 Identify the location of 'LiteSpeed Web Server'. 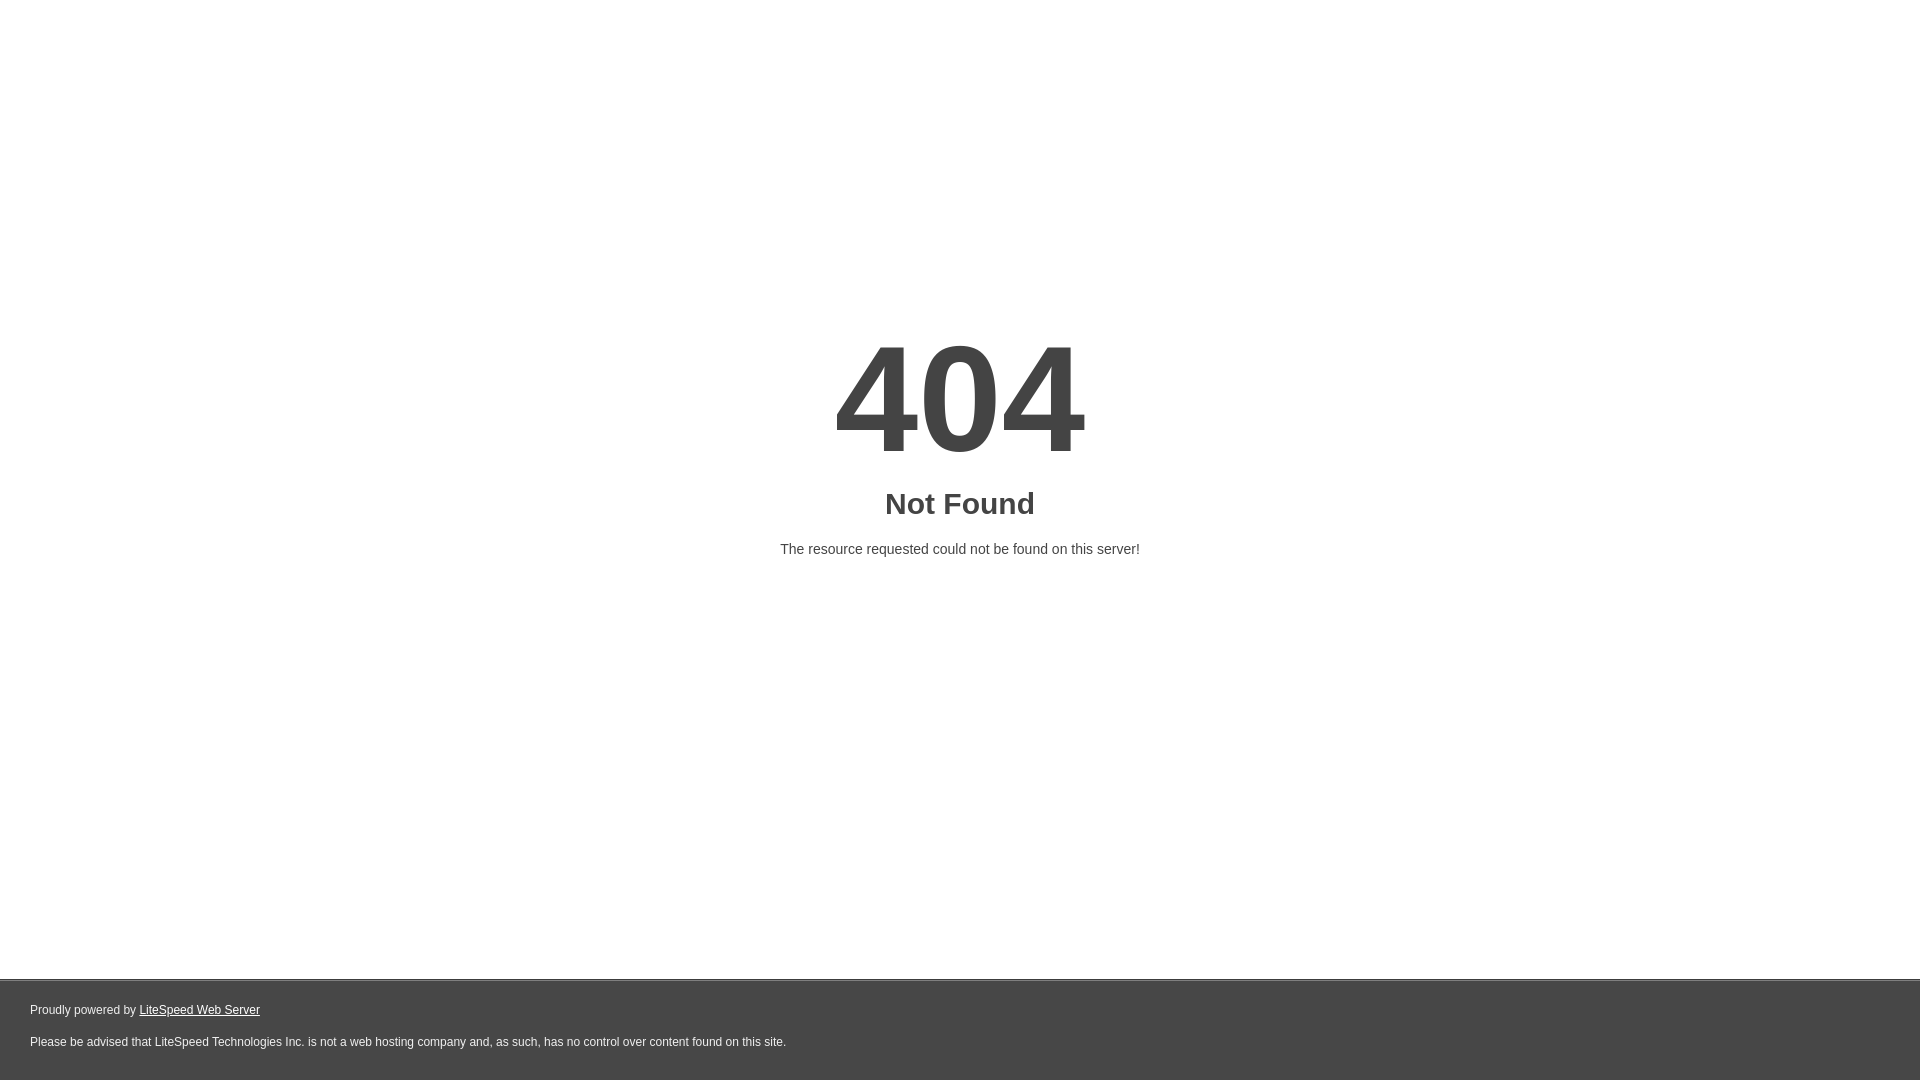
(199, 1010).